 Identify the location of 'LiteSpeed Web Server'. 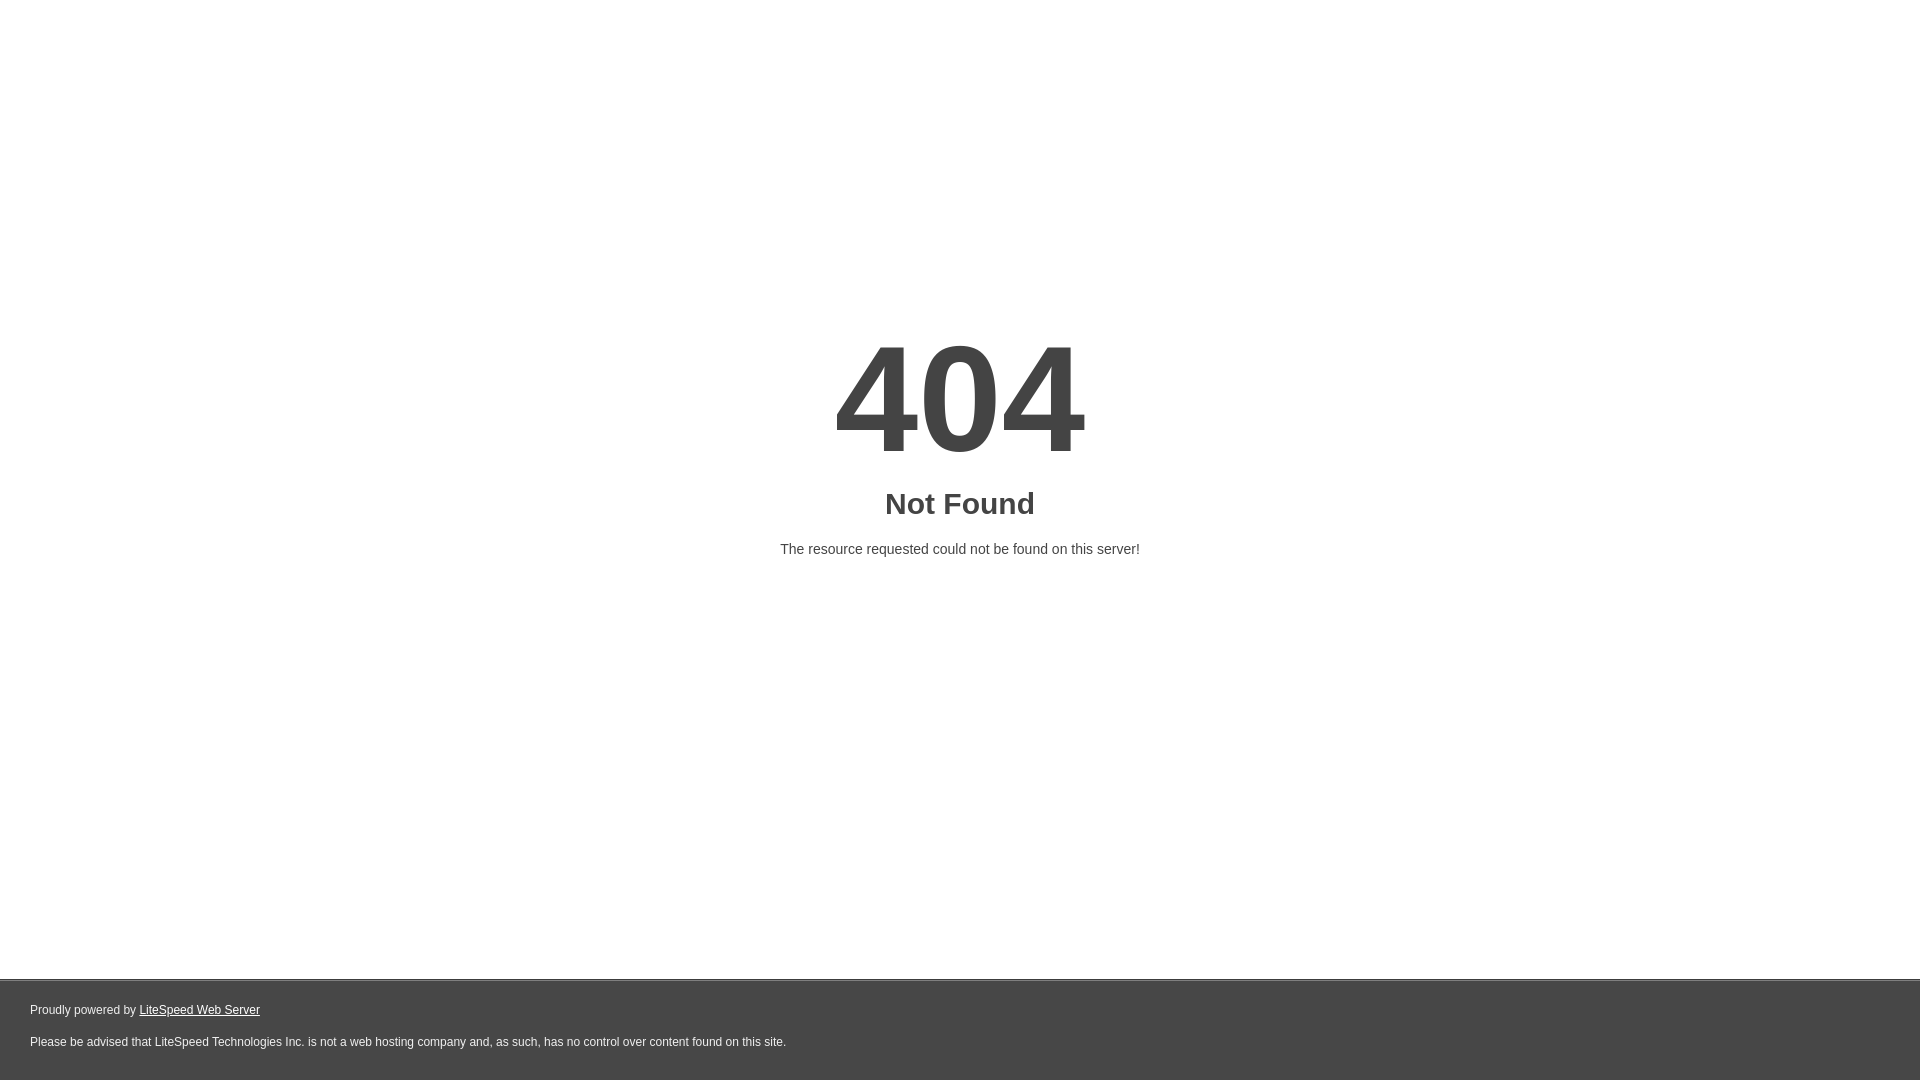
(199, 1010).